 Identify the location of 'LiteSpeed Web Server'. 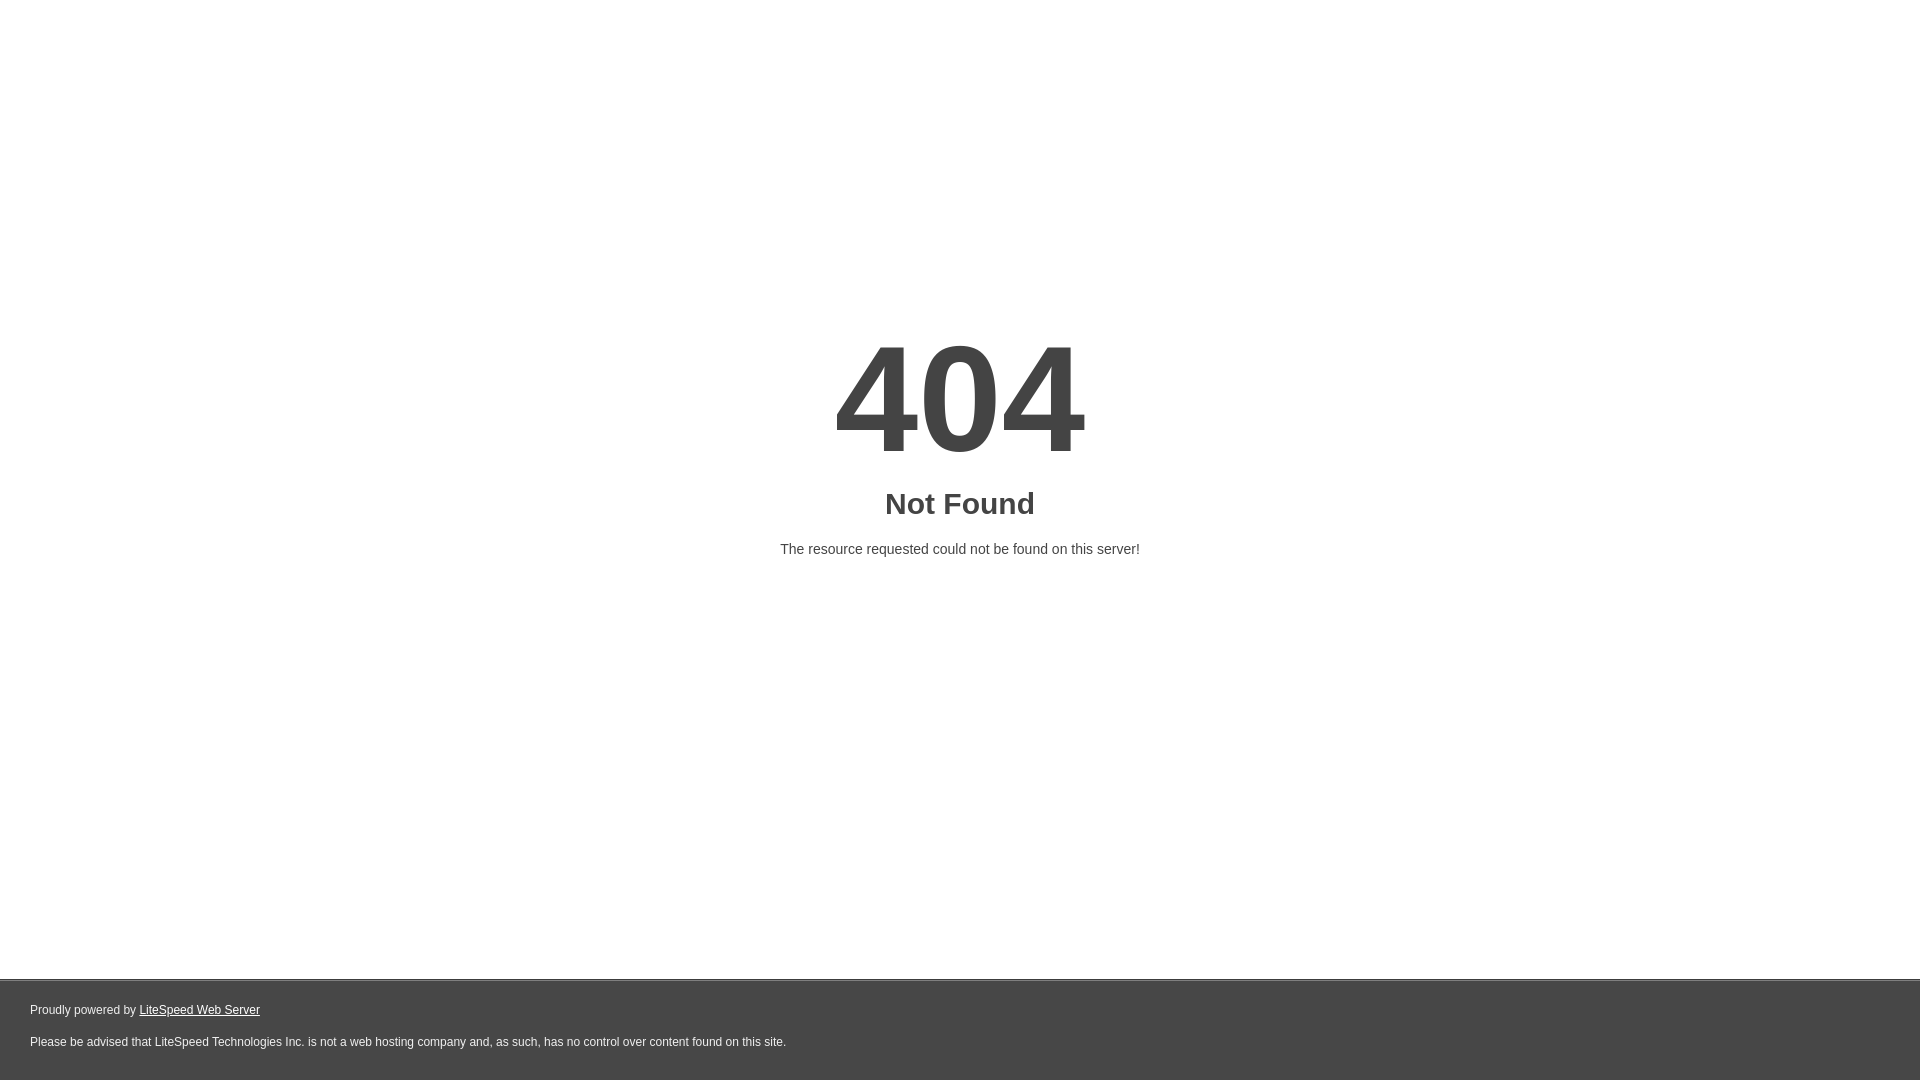
(199, 1010).